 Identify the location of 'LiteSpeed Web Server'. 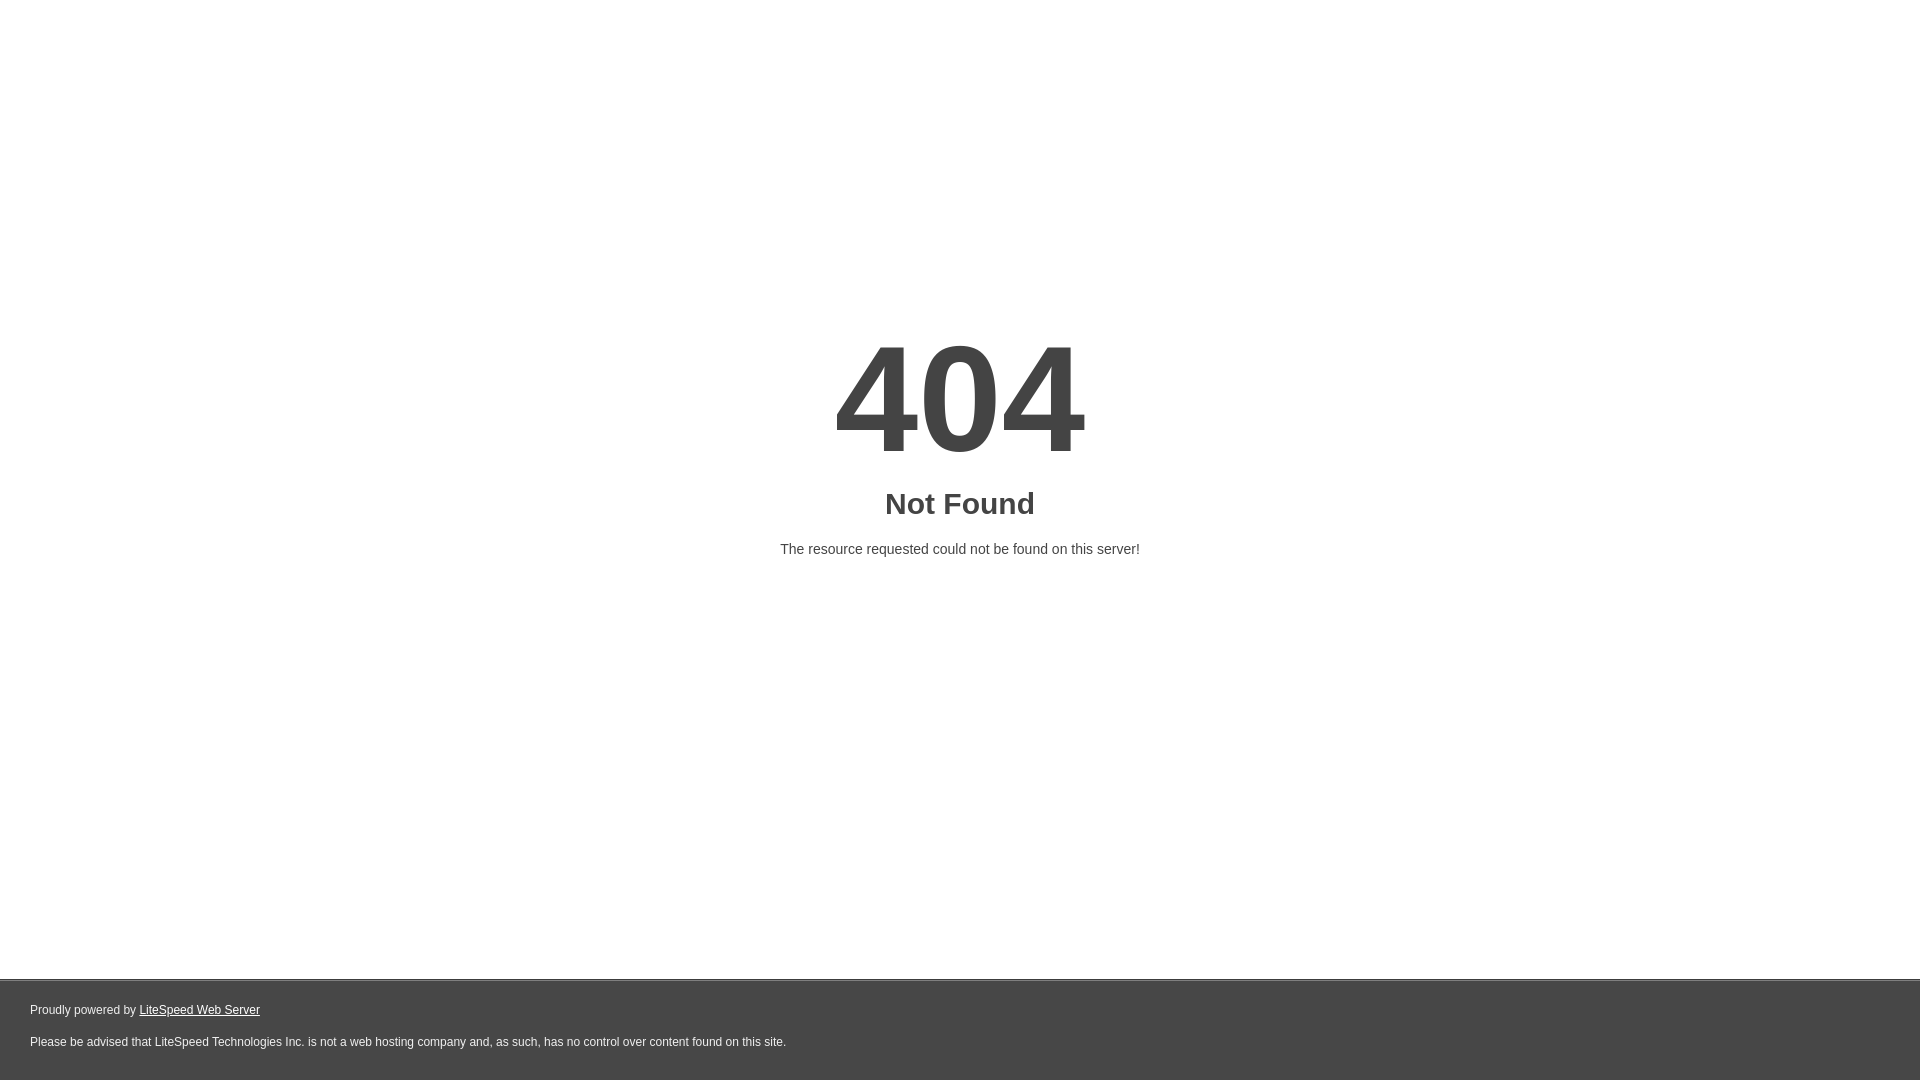
(199, 1010).